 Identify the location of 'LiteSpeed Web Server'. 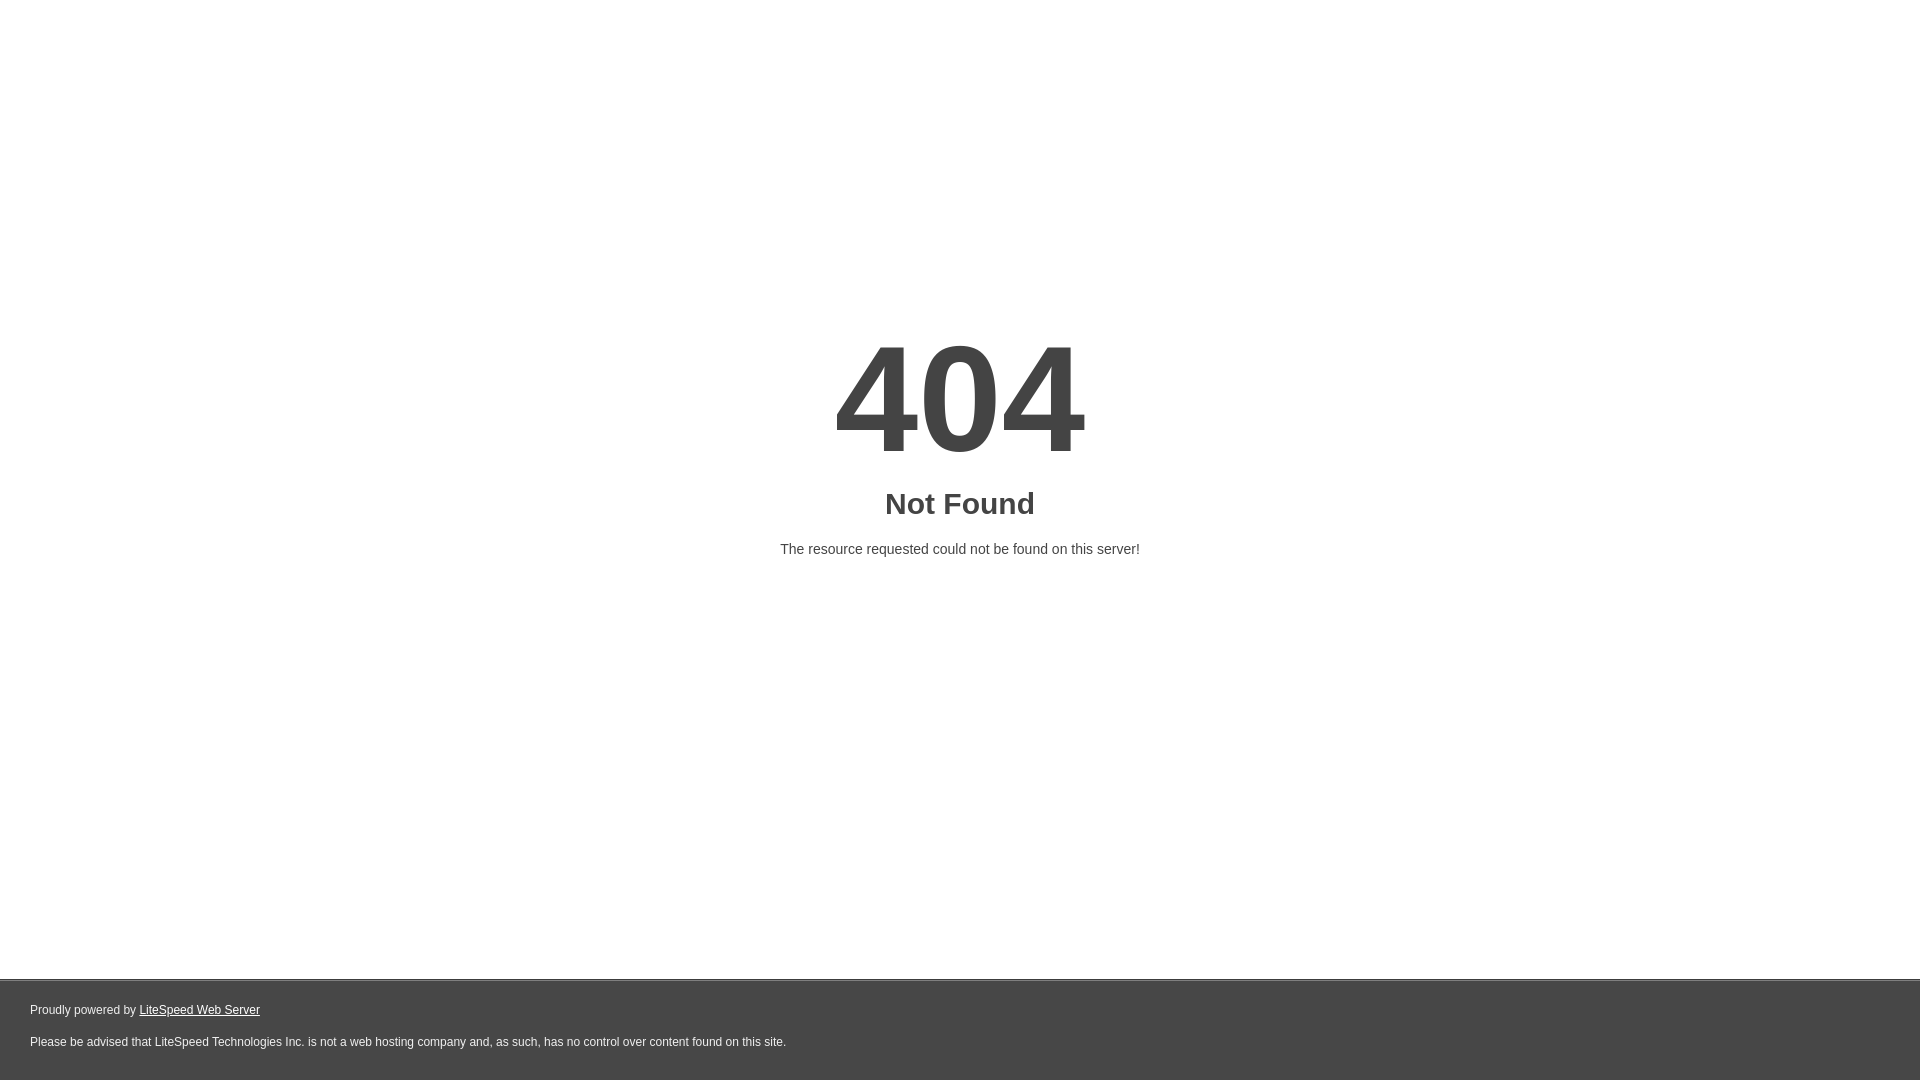
(199, 1010).